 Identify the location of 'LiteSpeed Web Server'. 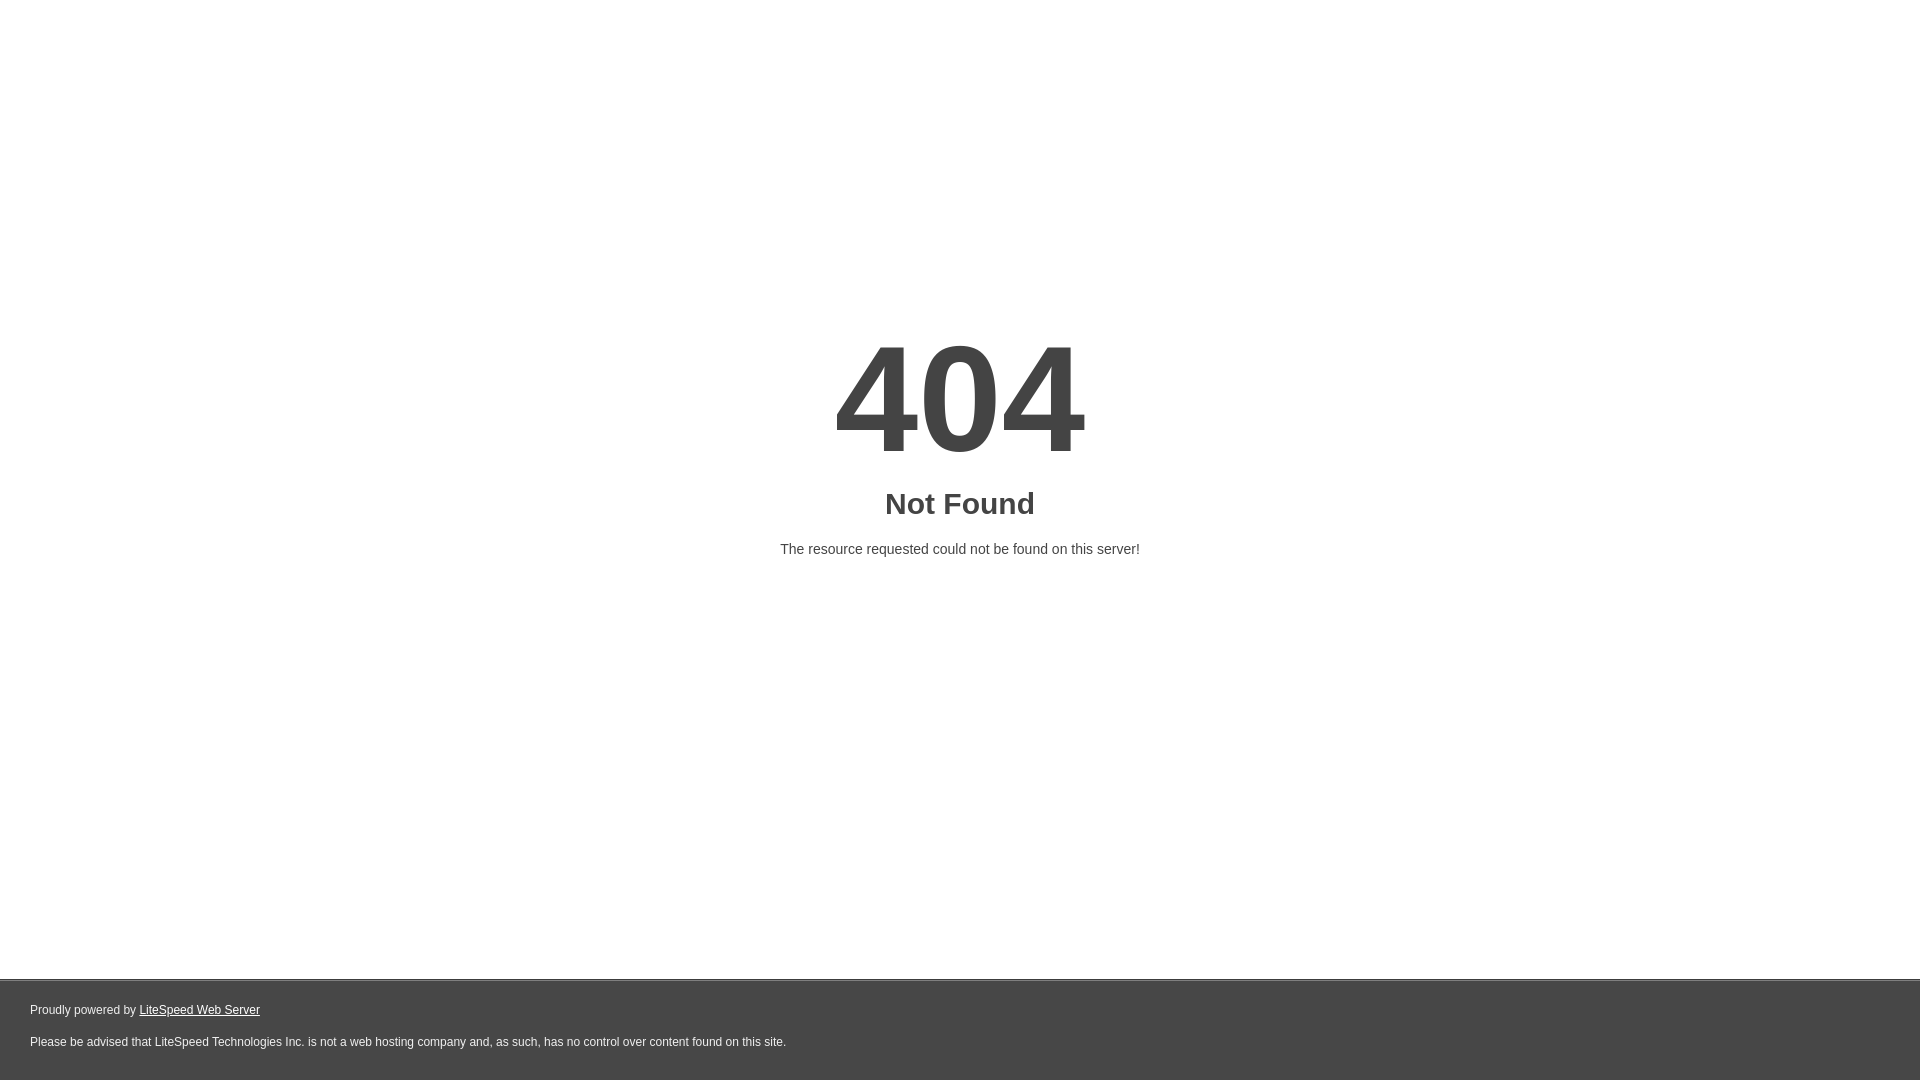
(199, 1010).